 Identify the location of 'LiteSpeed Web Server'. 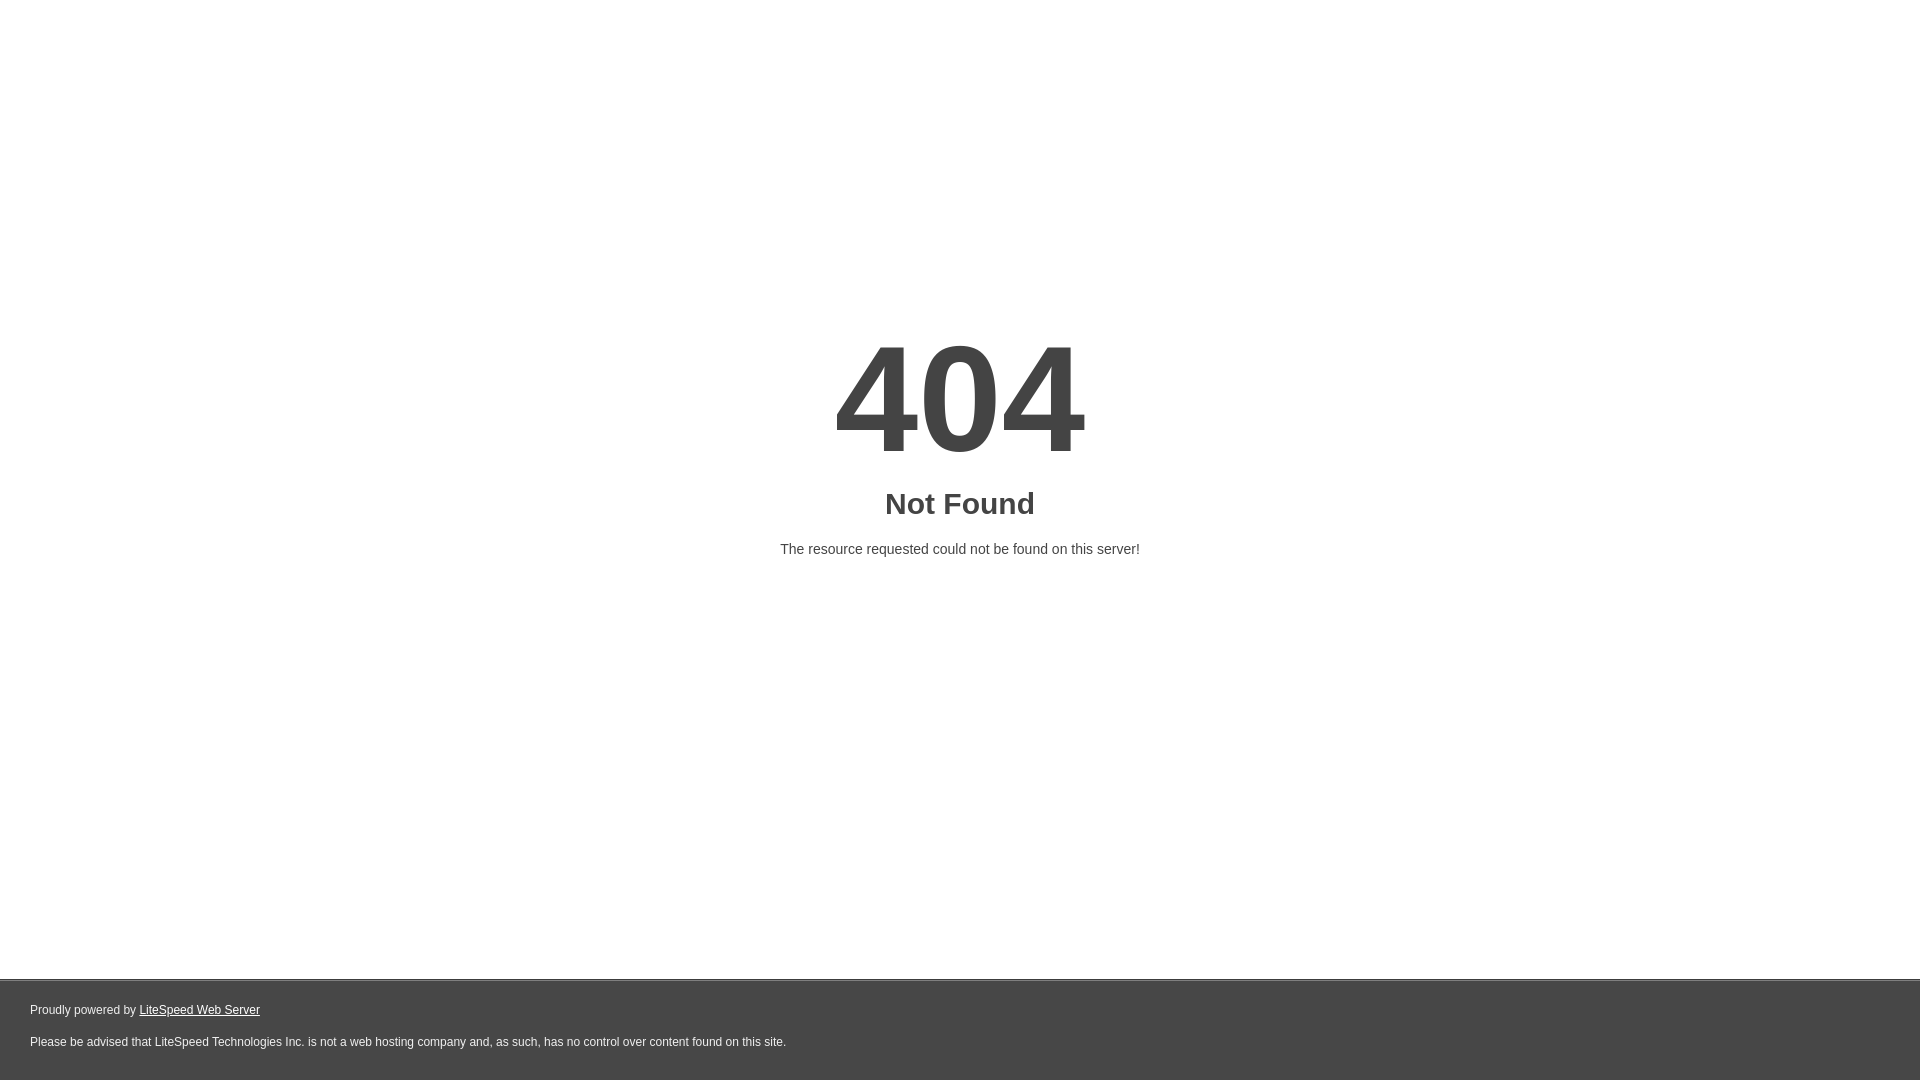
(199, 1010).